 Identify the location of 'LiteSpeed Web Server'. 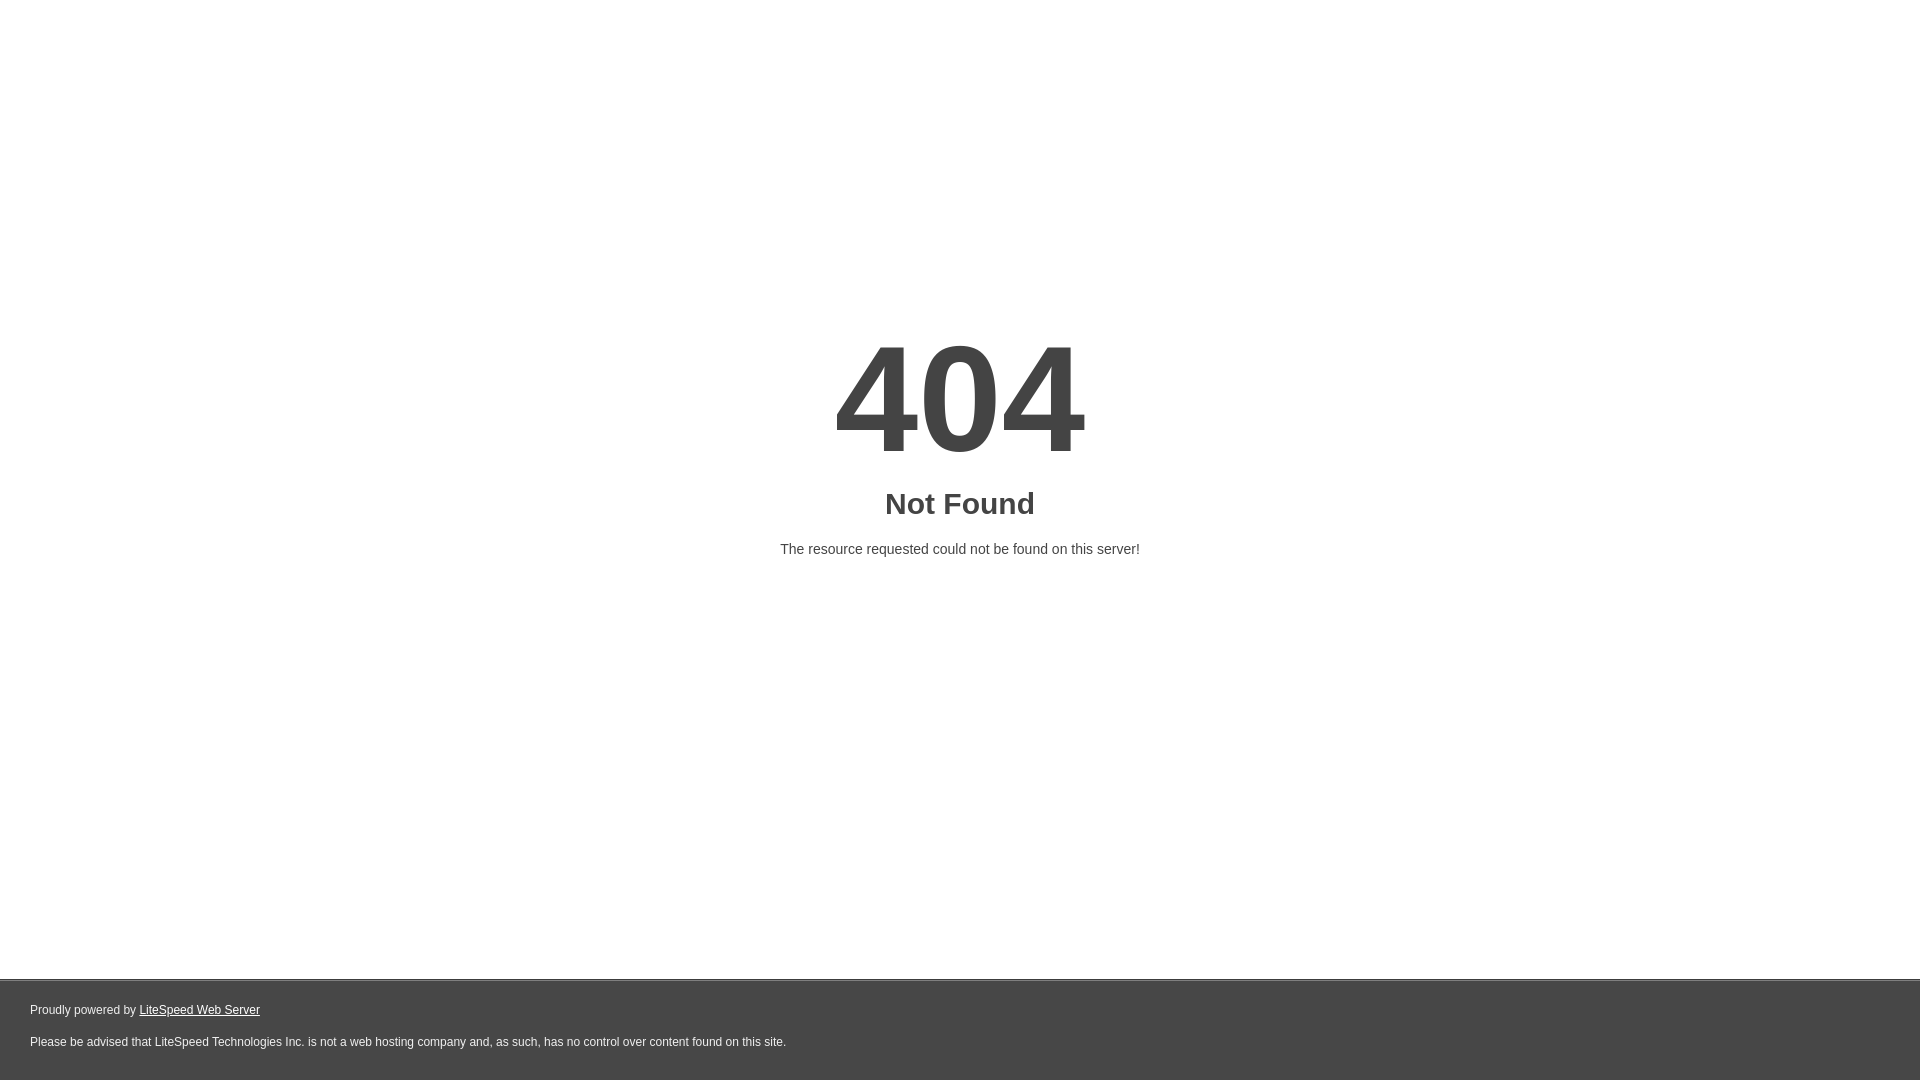
(199, 1010).